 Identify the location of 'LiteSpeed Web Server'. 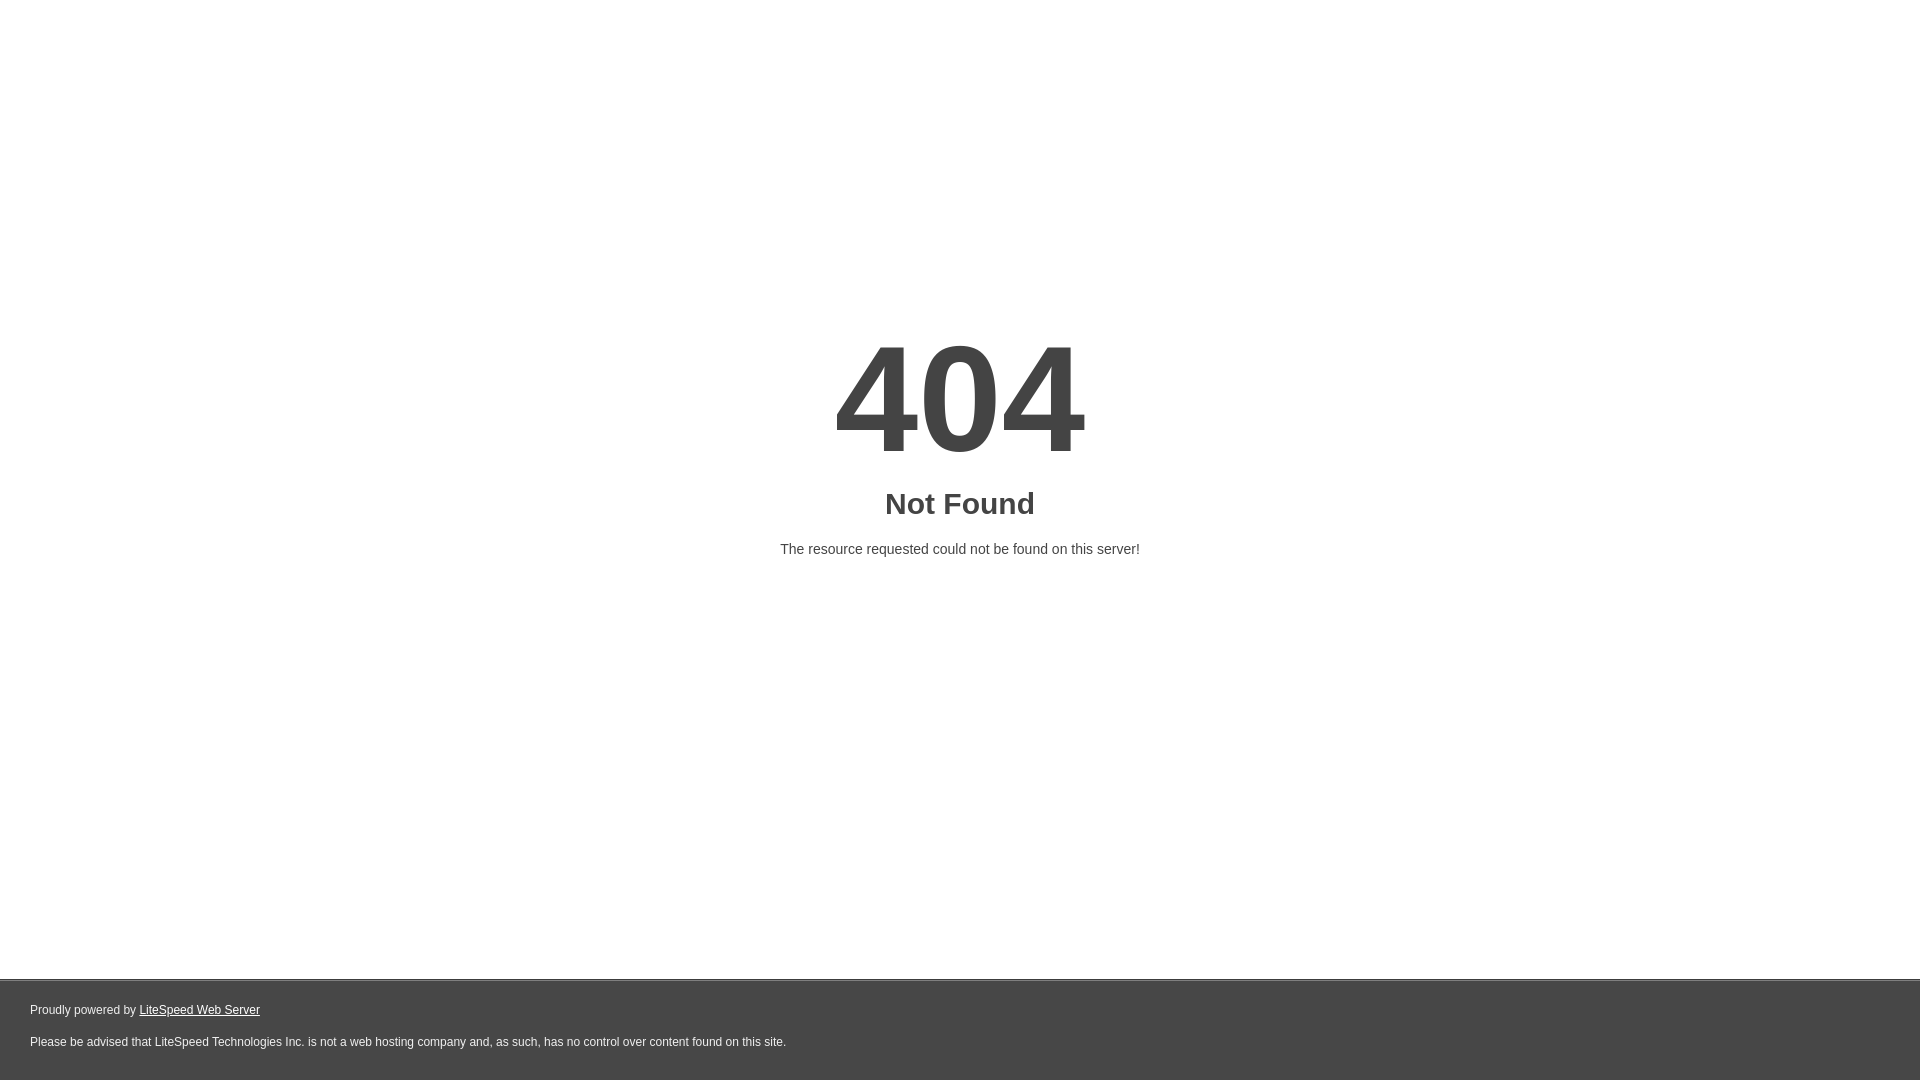
(199, 1010).